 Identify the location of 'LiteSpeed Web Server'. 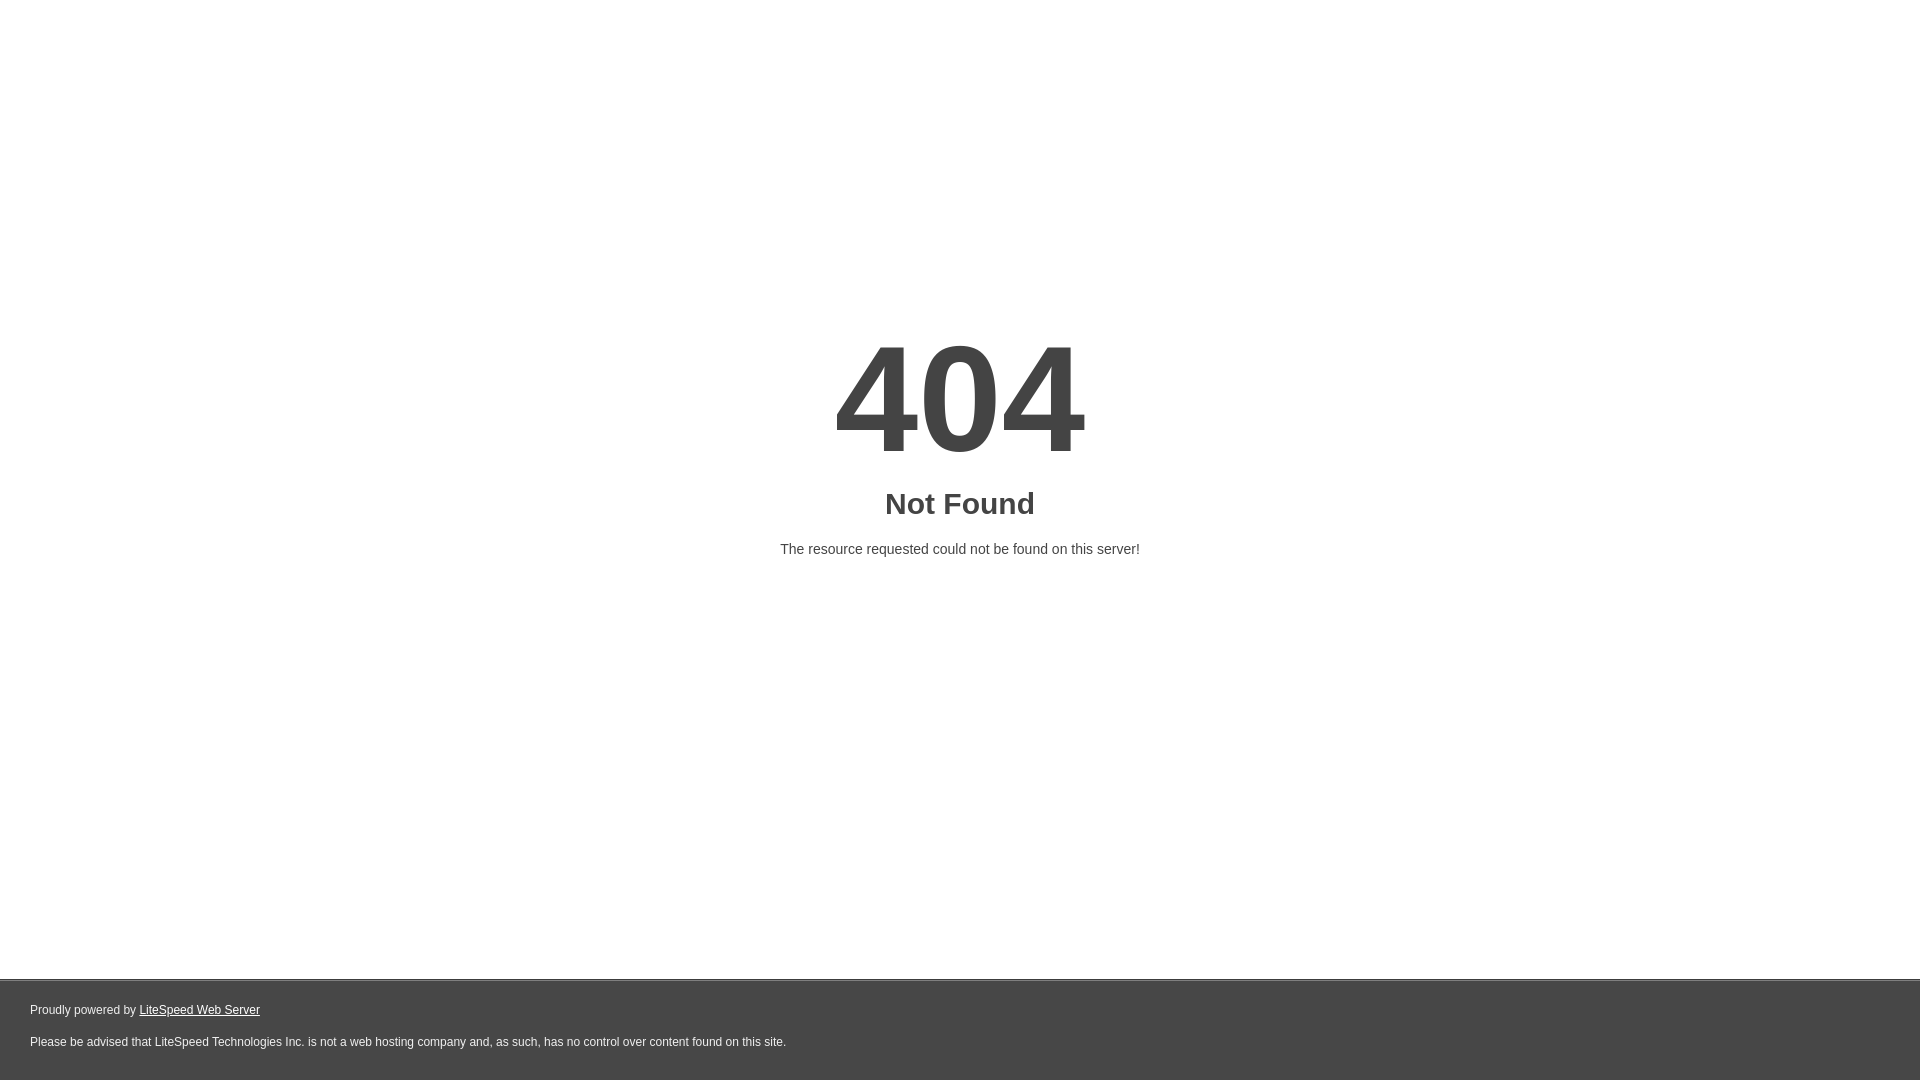
(199, 1010).